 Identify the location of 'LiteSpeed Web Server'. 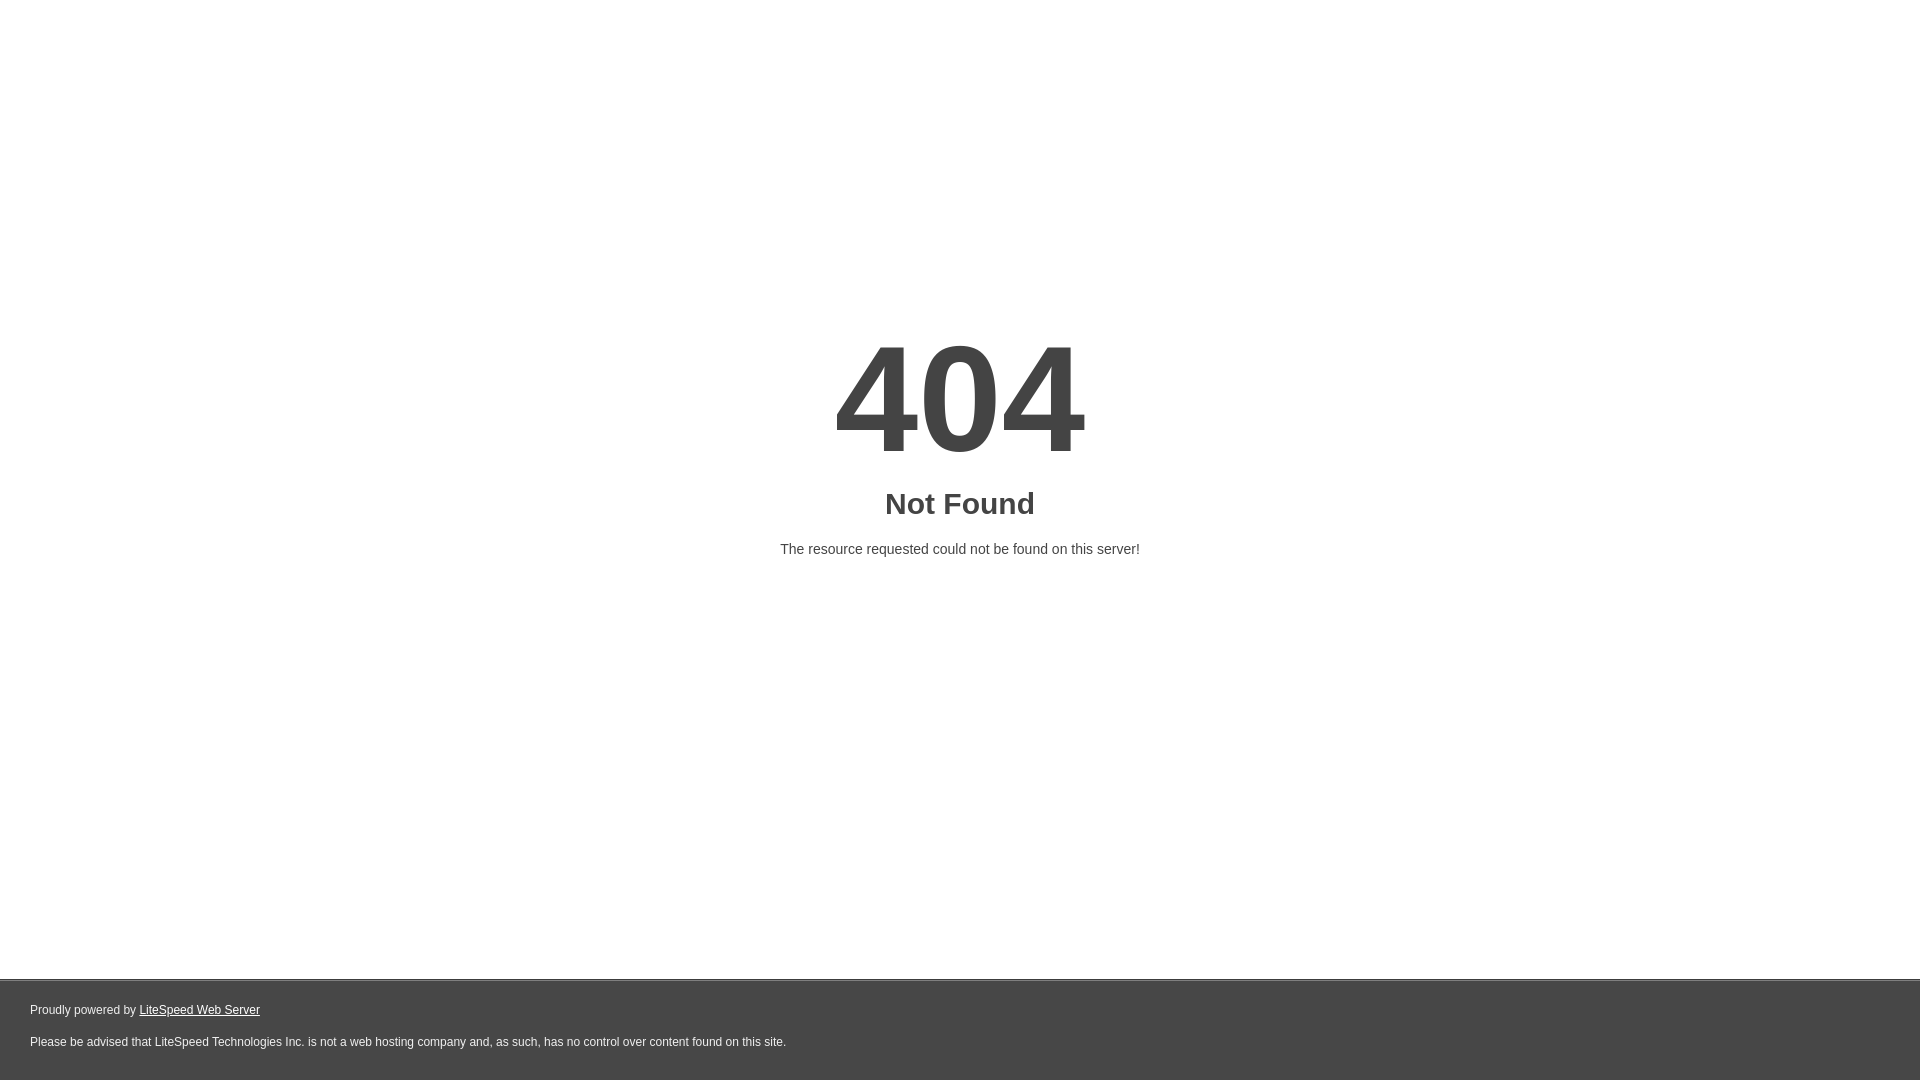
(199, 1010).